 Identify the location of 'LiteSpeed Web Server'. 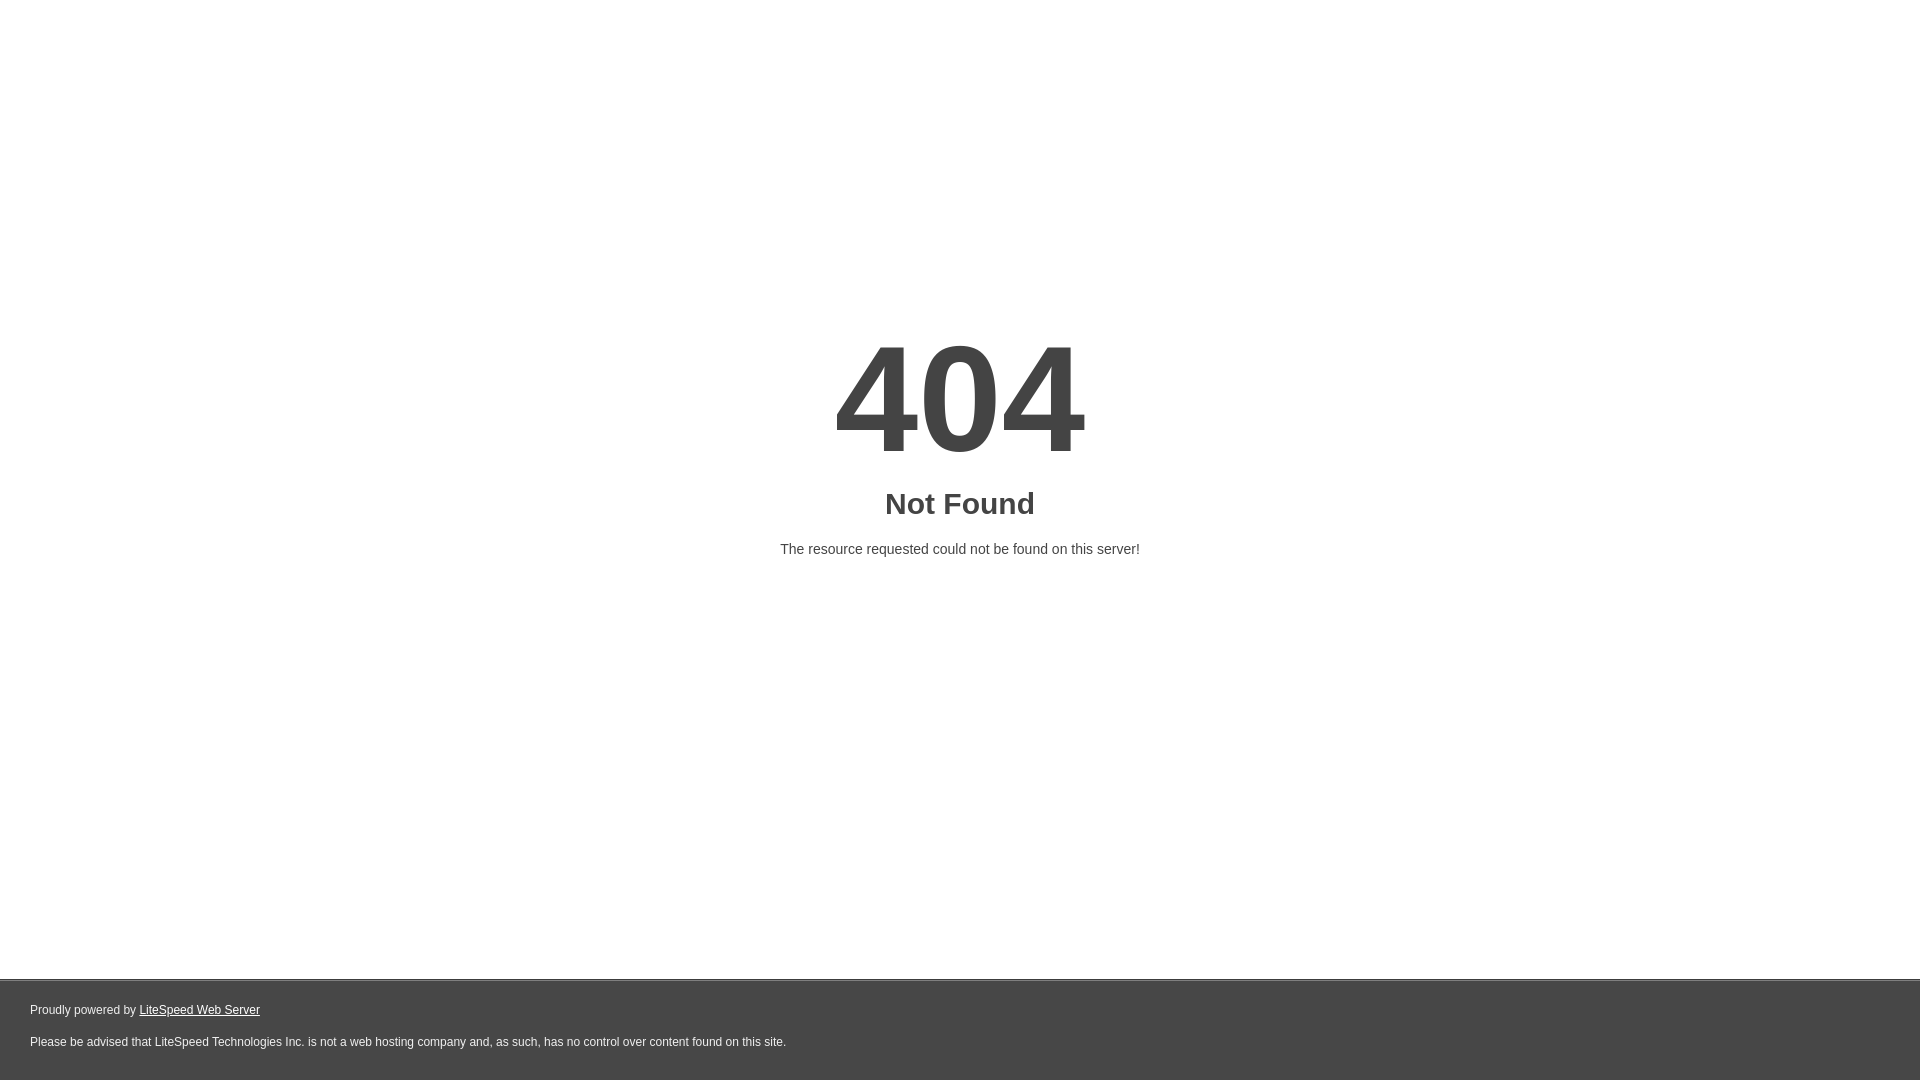
(199, 1010).